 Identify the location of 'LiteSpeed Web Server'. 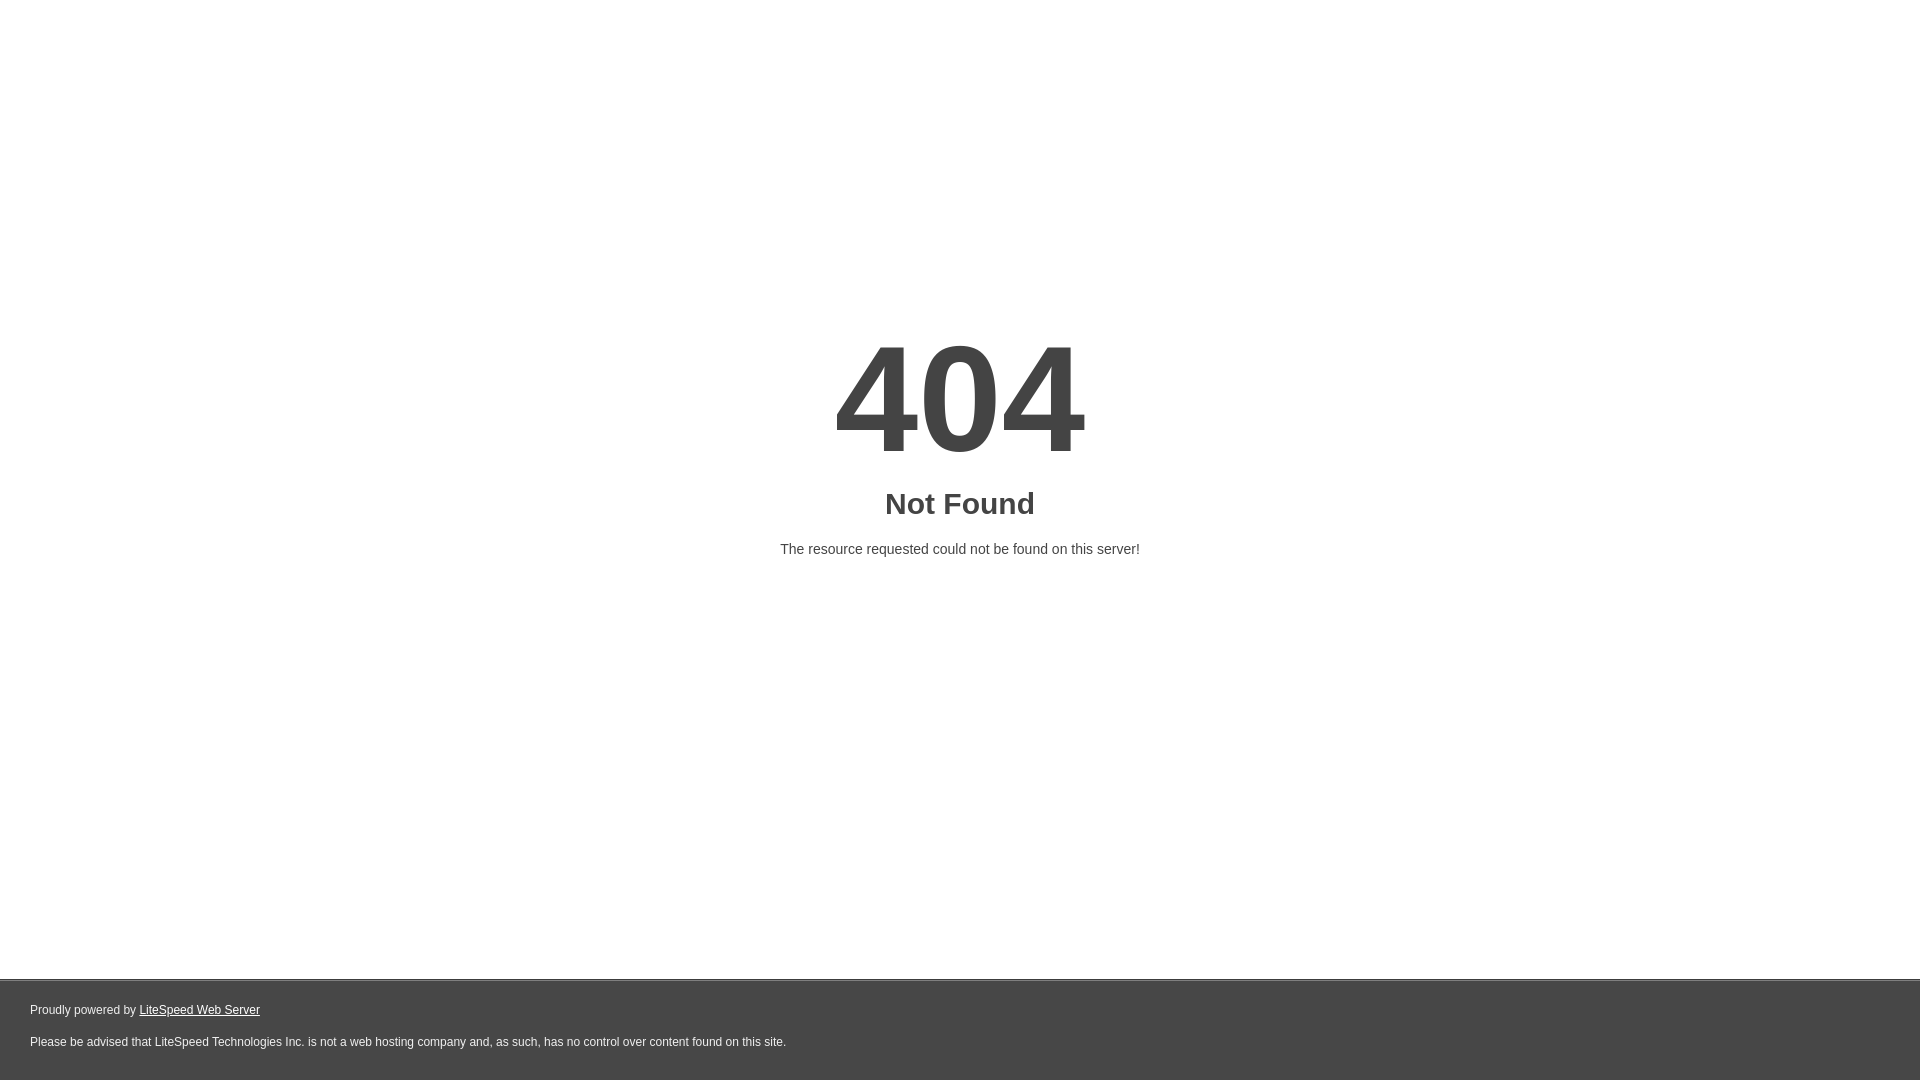
(199, 1010).